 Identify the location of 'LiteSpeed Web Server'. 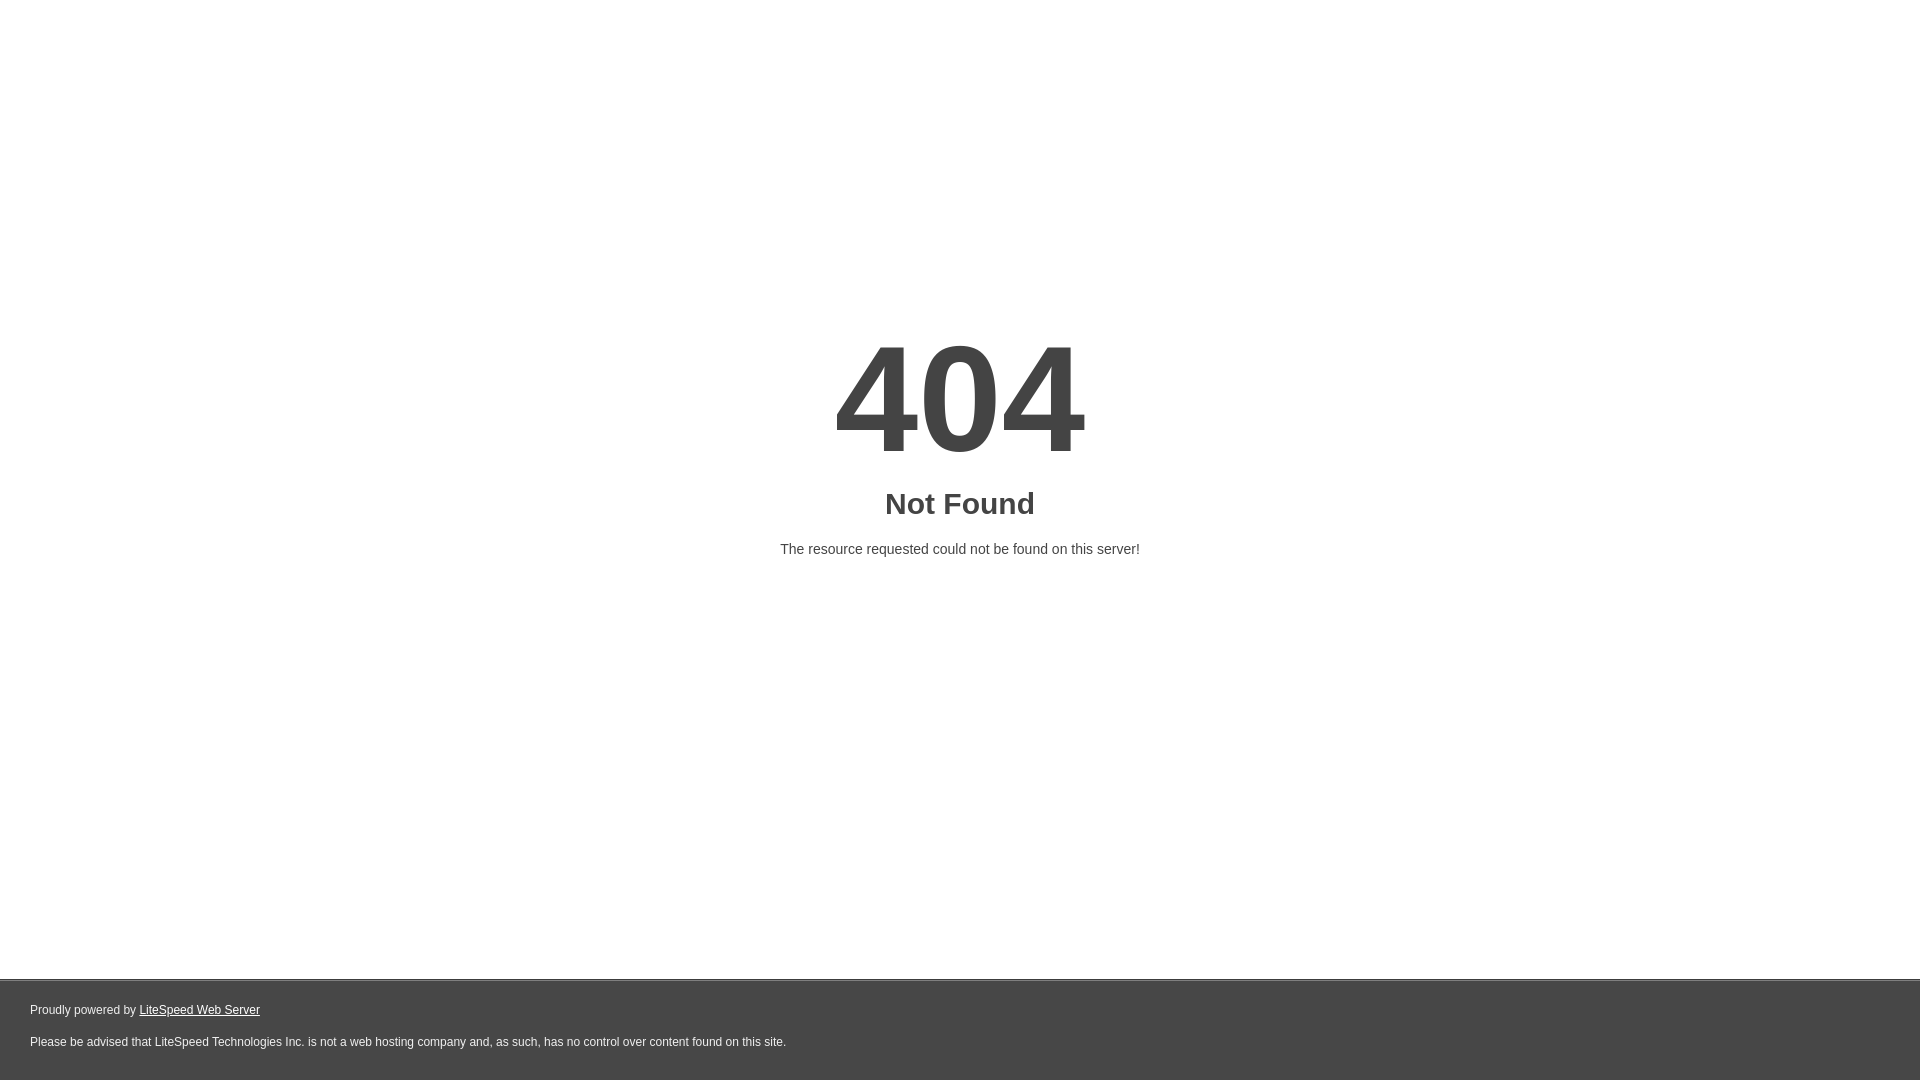
(199, 1010).